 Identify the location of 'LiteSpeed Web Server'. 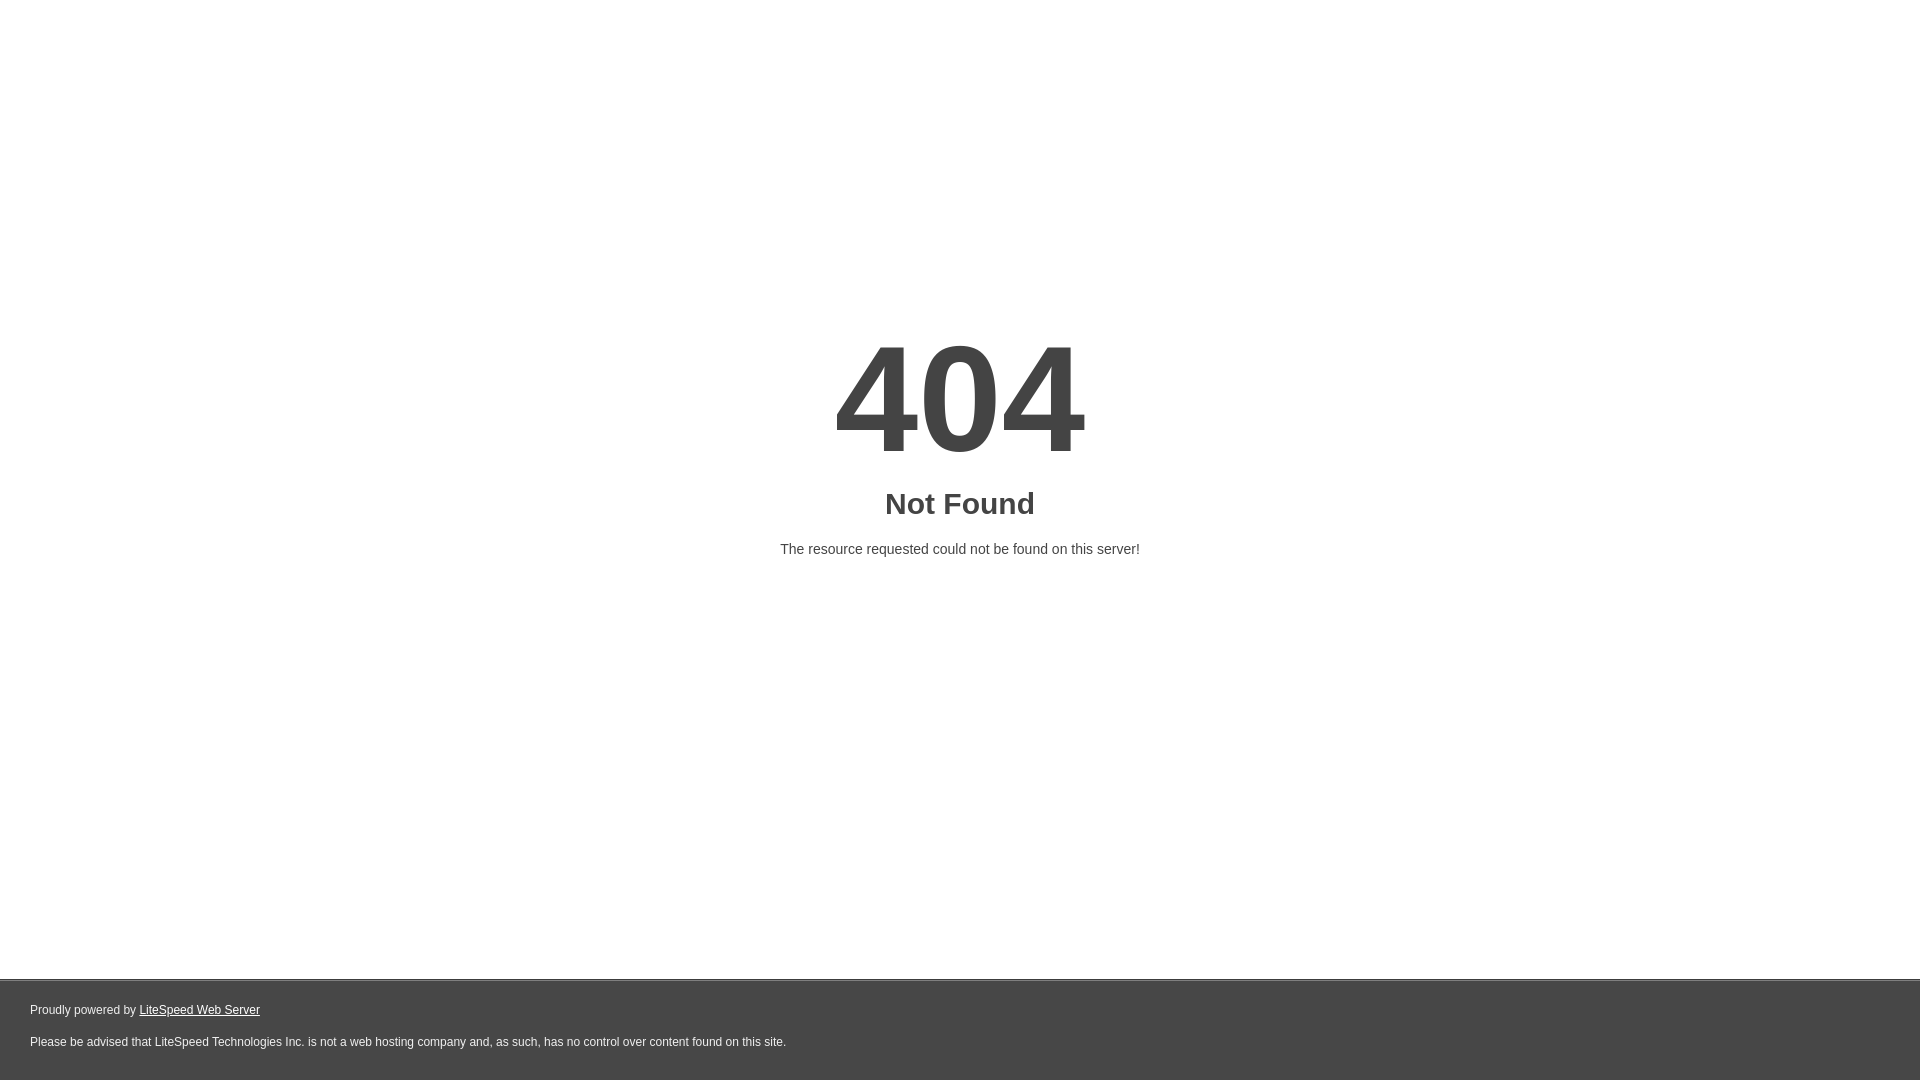
(199, 1010).